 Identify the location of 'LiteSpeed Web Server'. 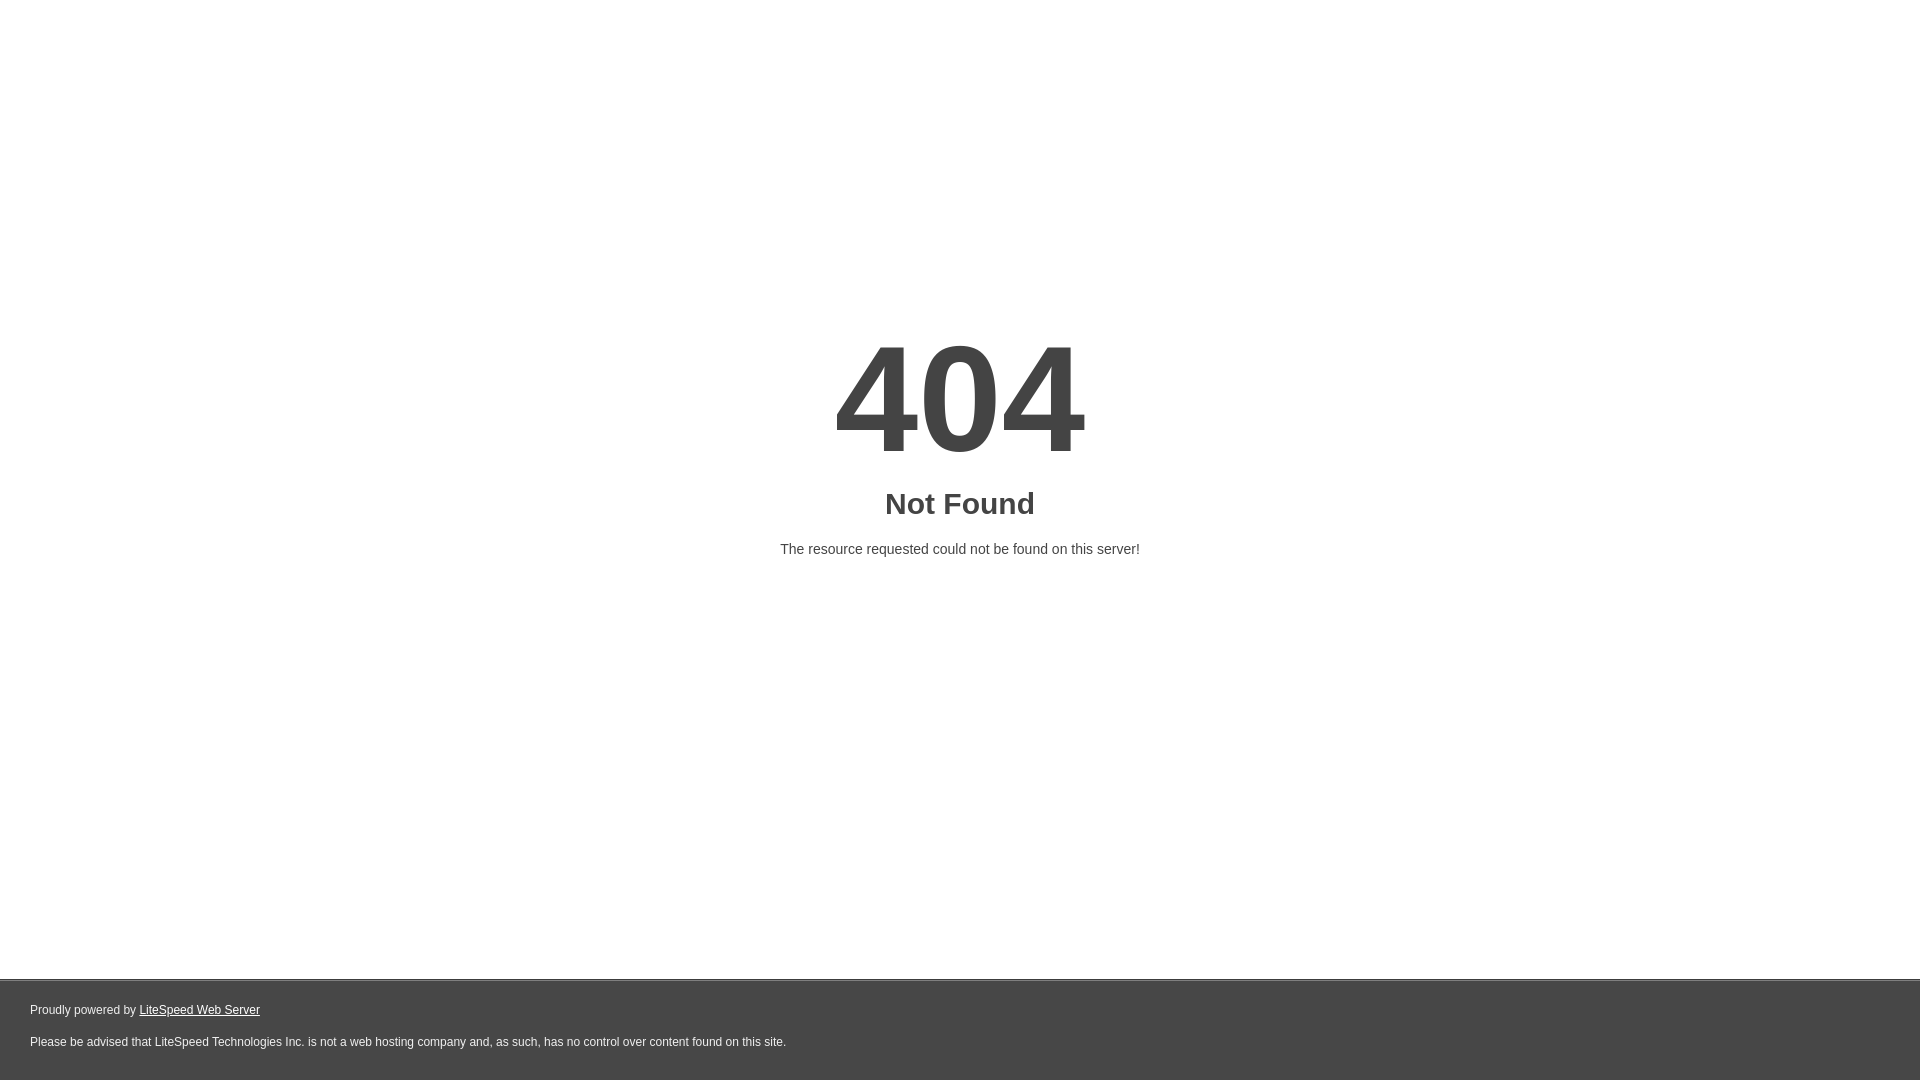
(199, 1010).